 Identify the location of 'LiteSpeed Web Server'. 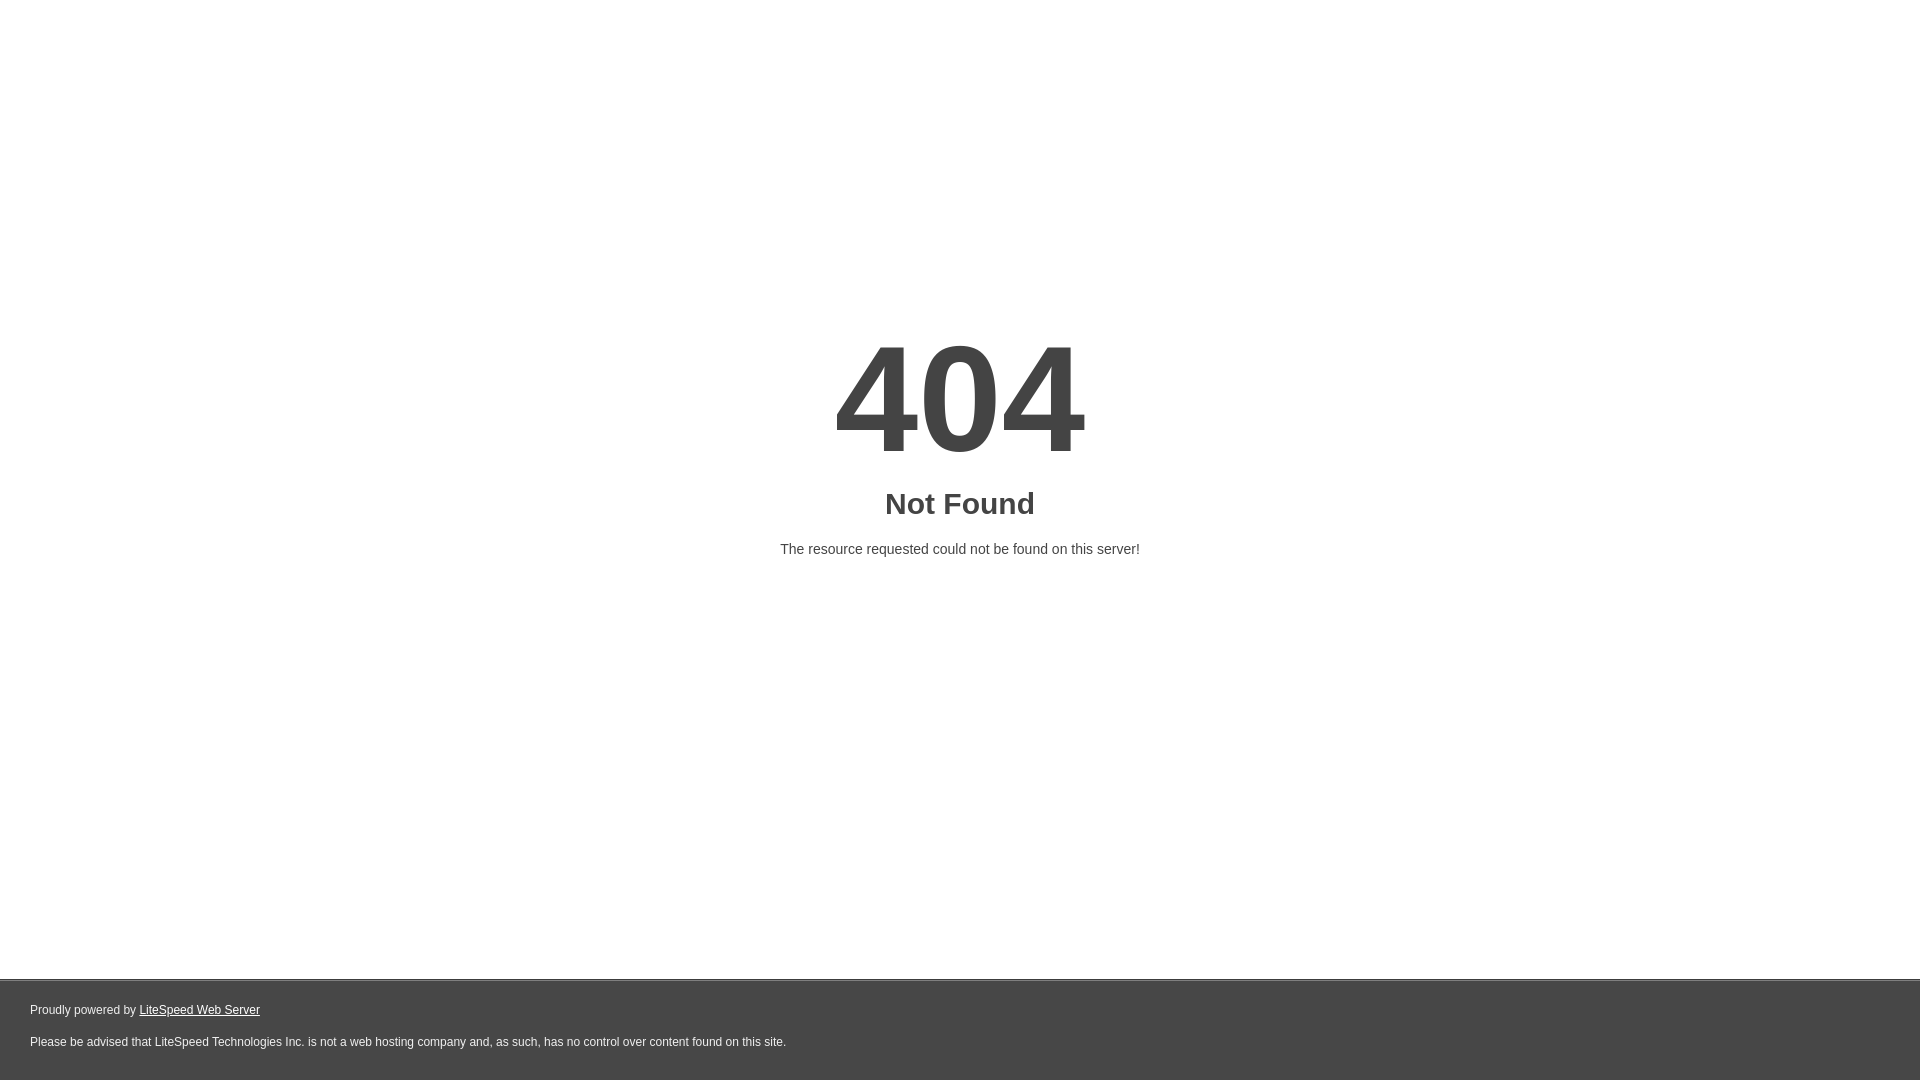
(199, 1010).